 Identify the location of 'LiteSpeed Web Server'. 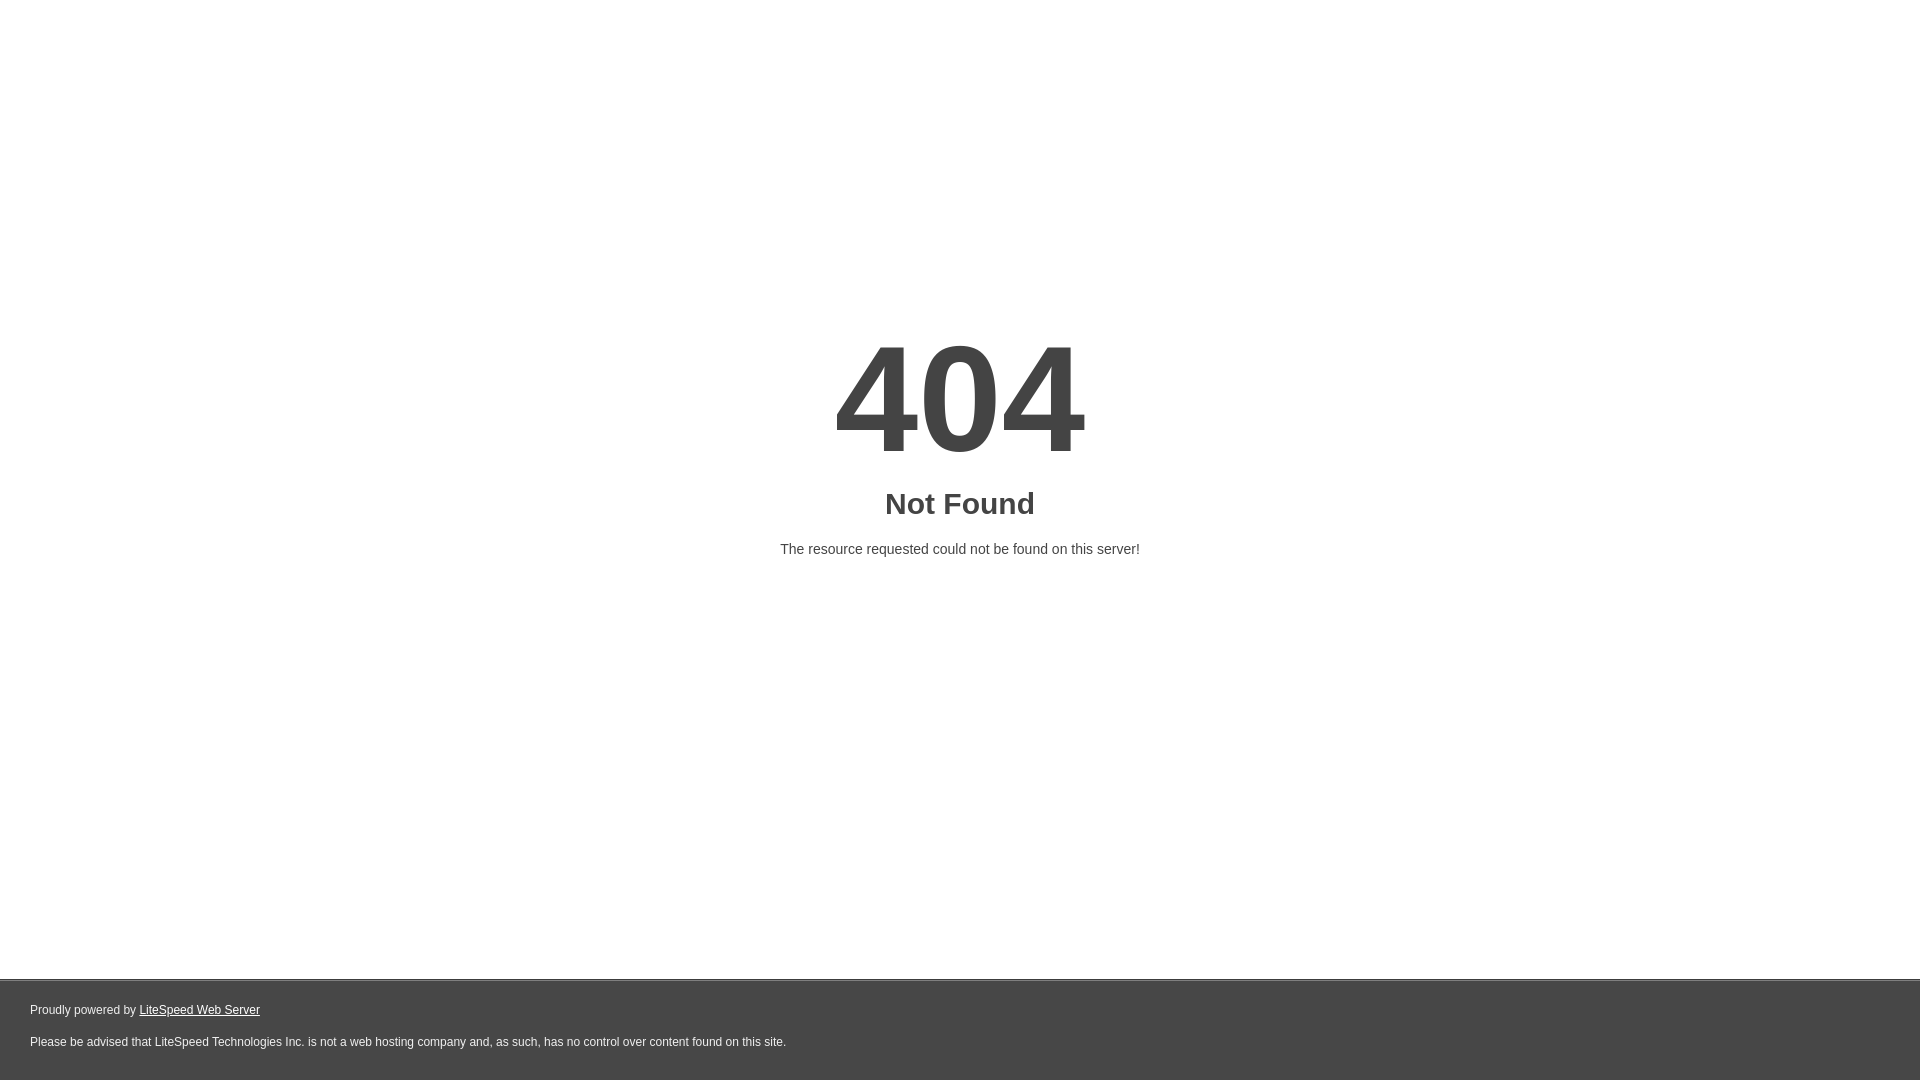
(199, 1010).